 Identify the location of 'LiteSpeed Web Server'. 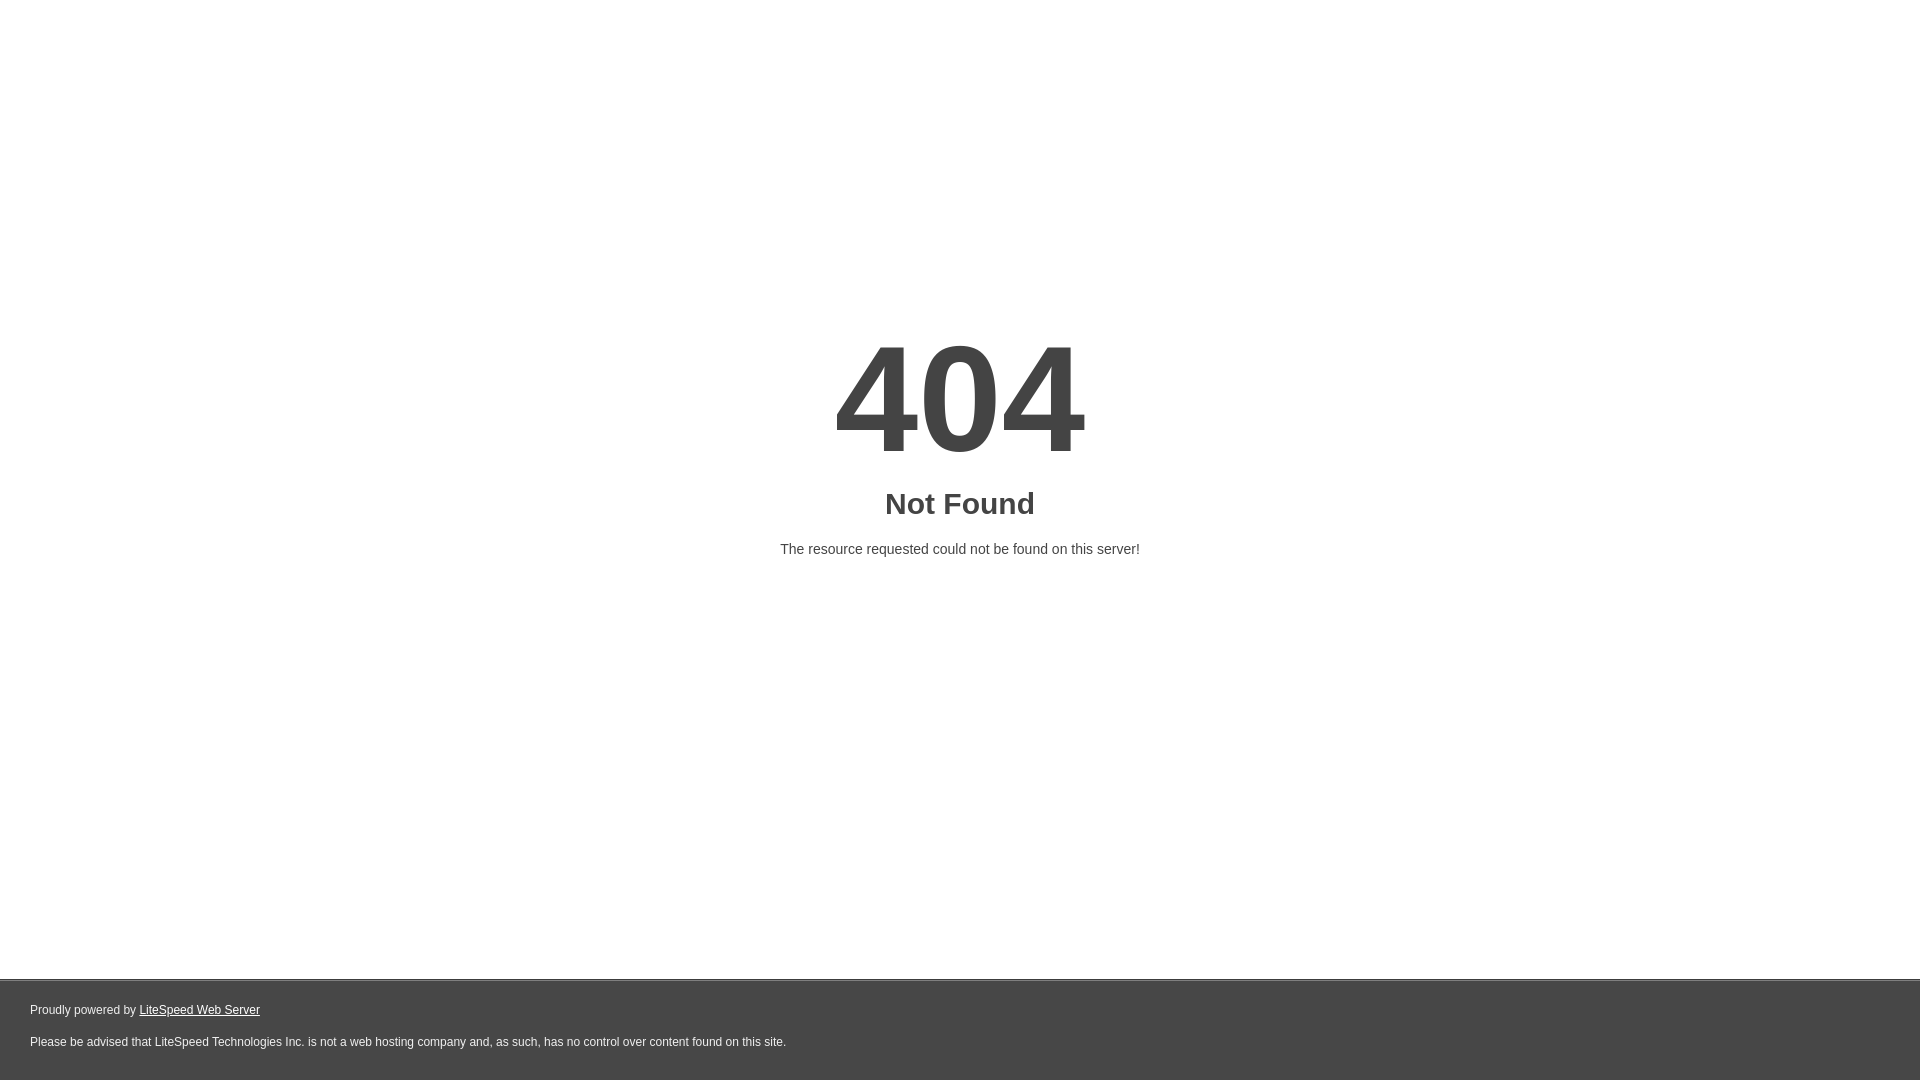
(199, 1010).